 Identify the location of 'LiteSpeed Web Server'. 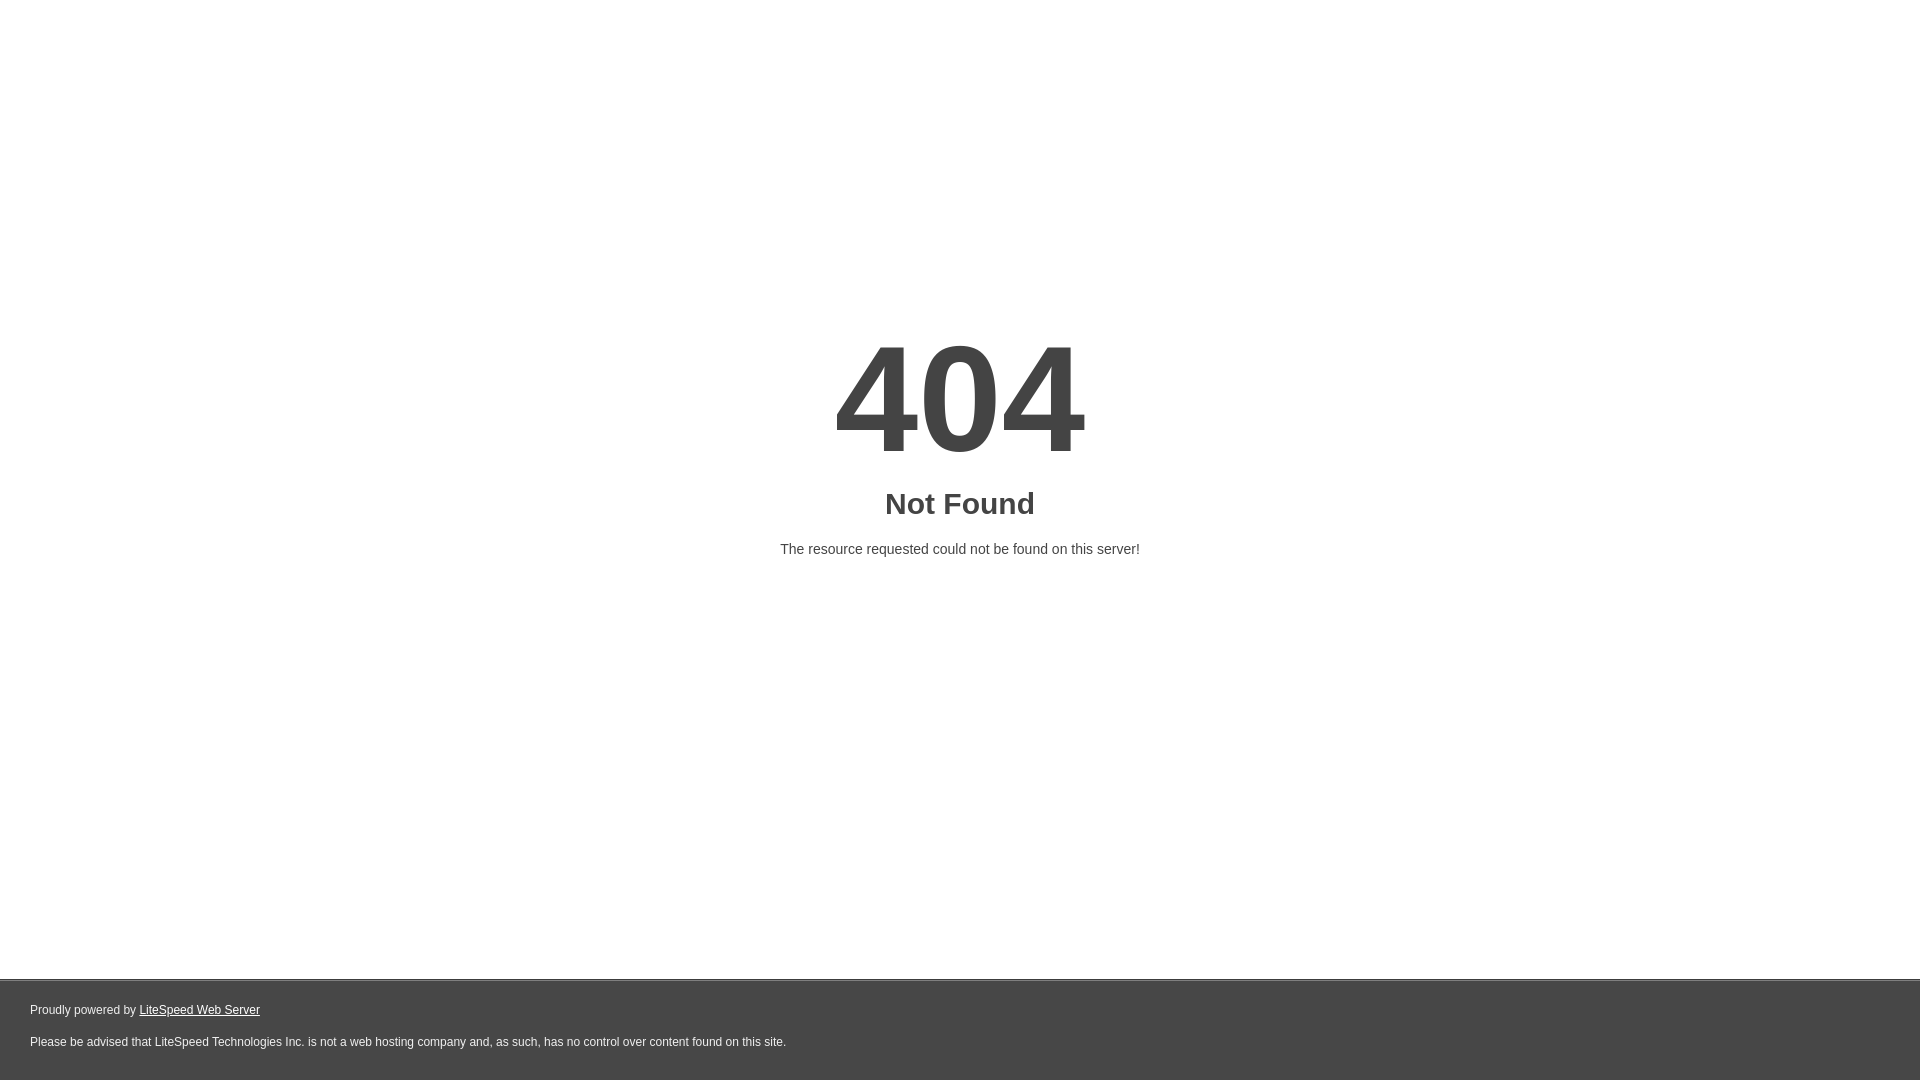
(199, 1010).